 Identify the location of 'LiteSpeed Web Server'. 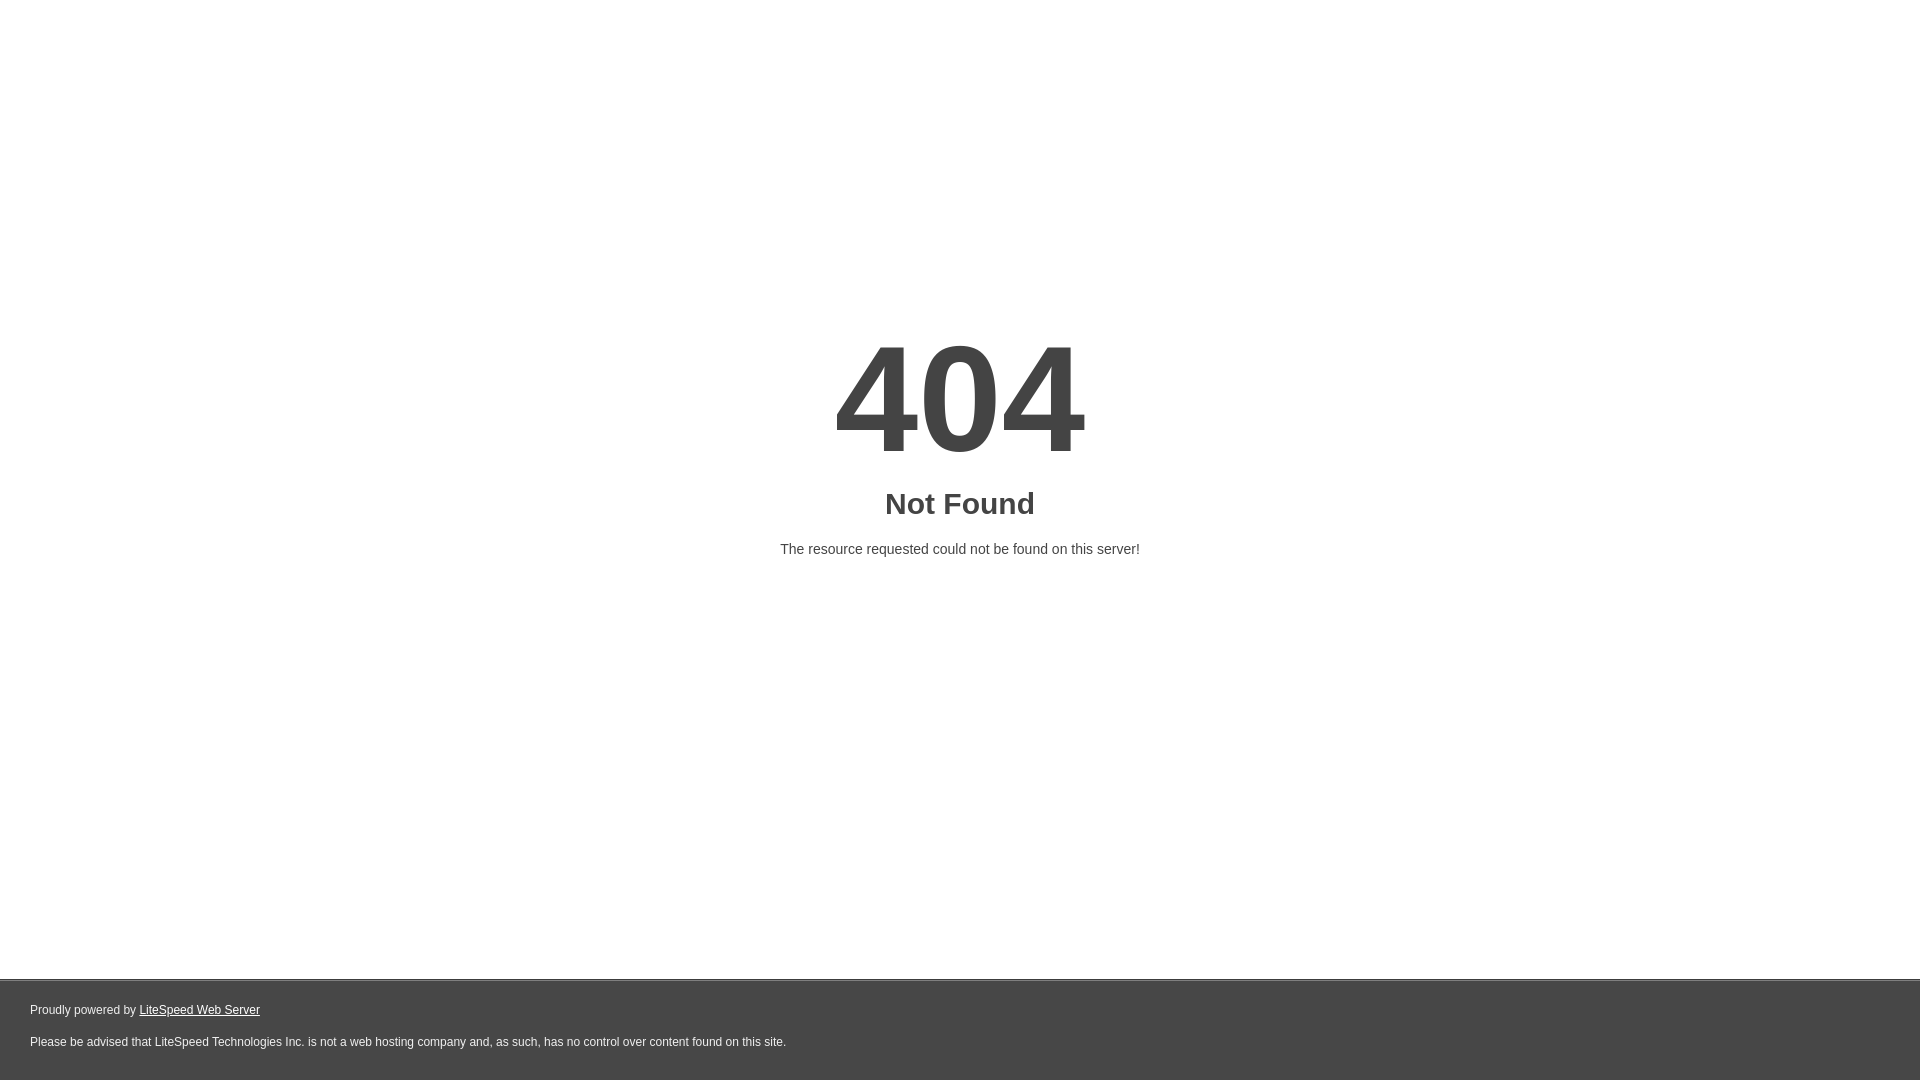
(199, 1010).